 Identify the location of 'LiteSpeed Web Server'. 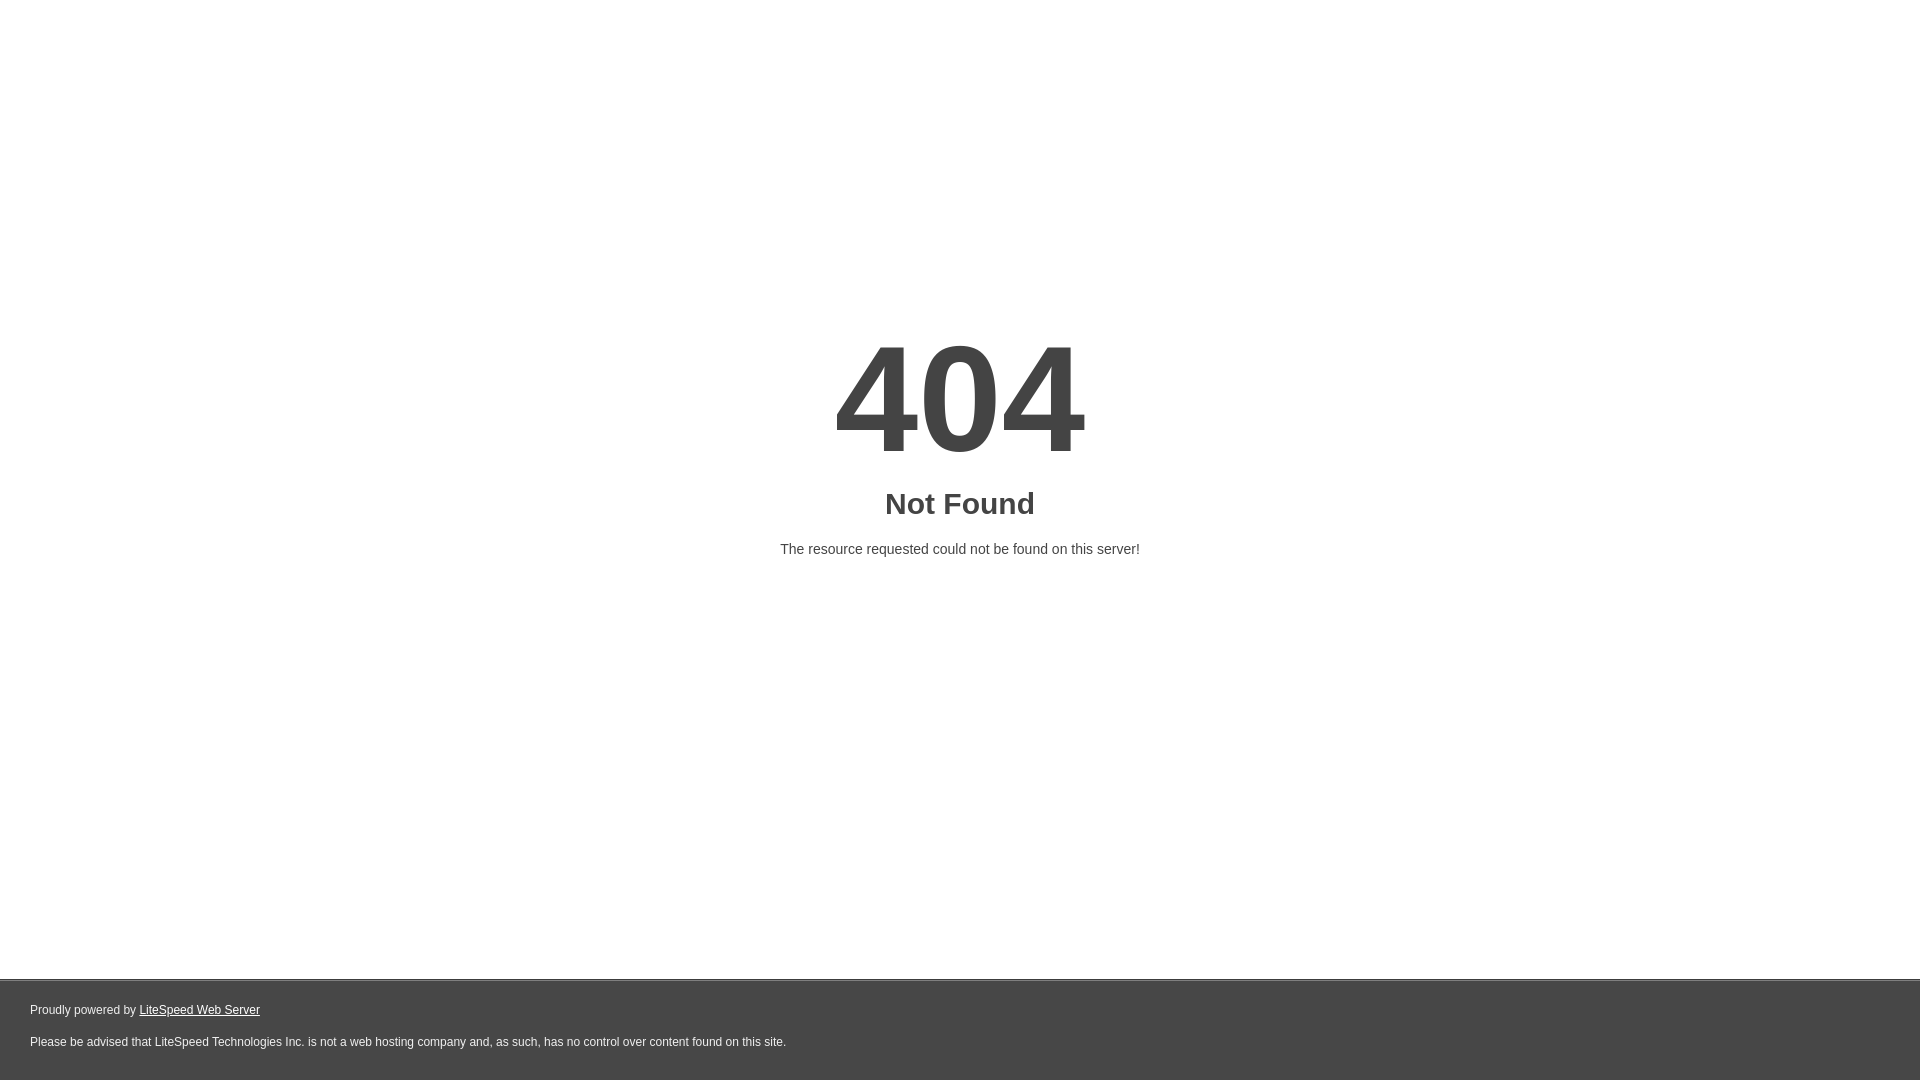
(199, 1010).